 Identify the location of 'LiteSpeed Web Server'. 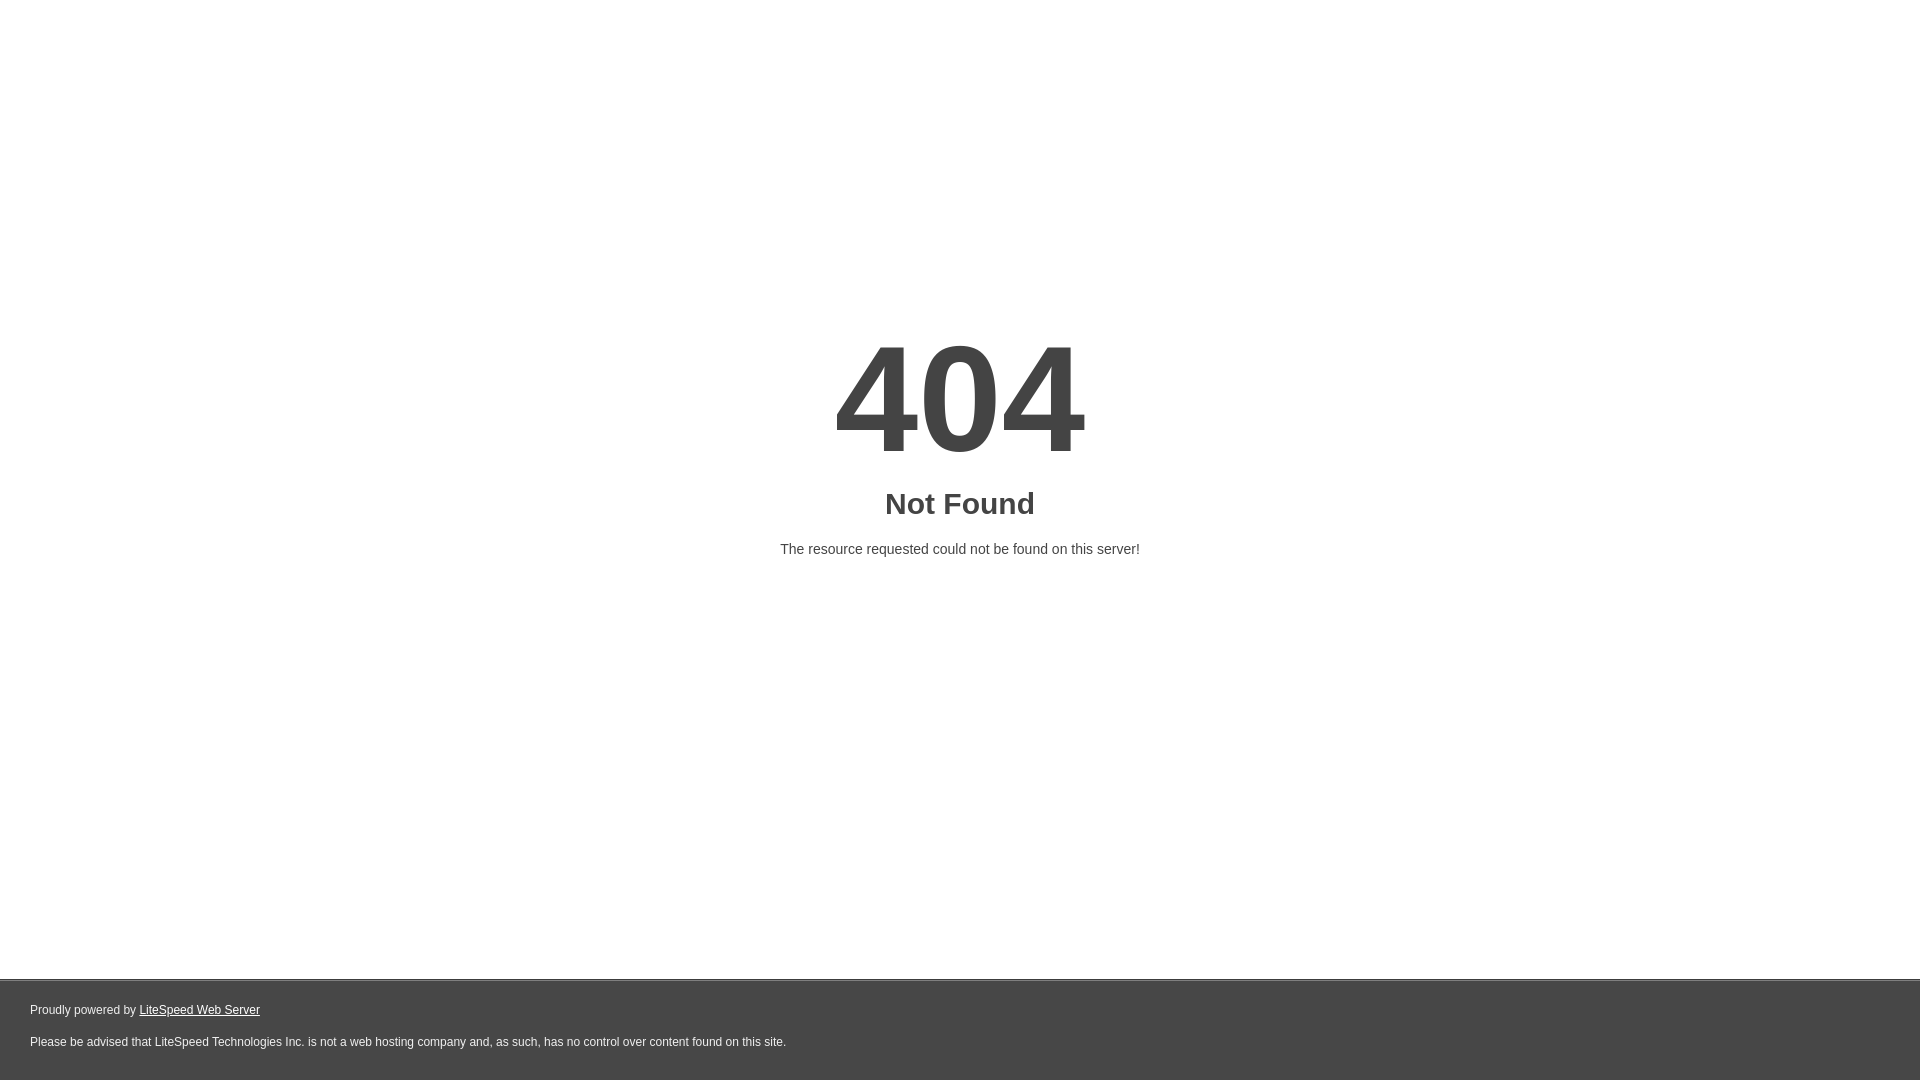
(199, 1010).